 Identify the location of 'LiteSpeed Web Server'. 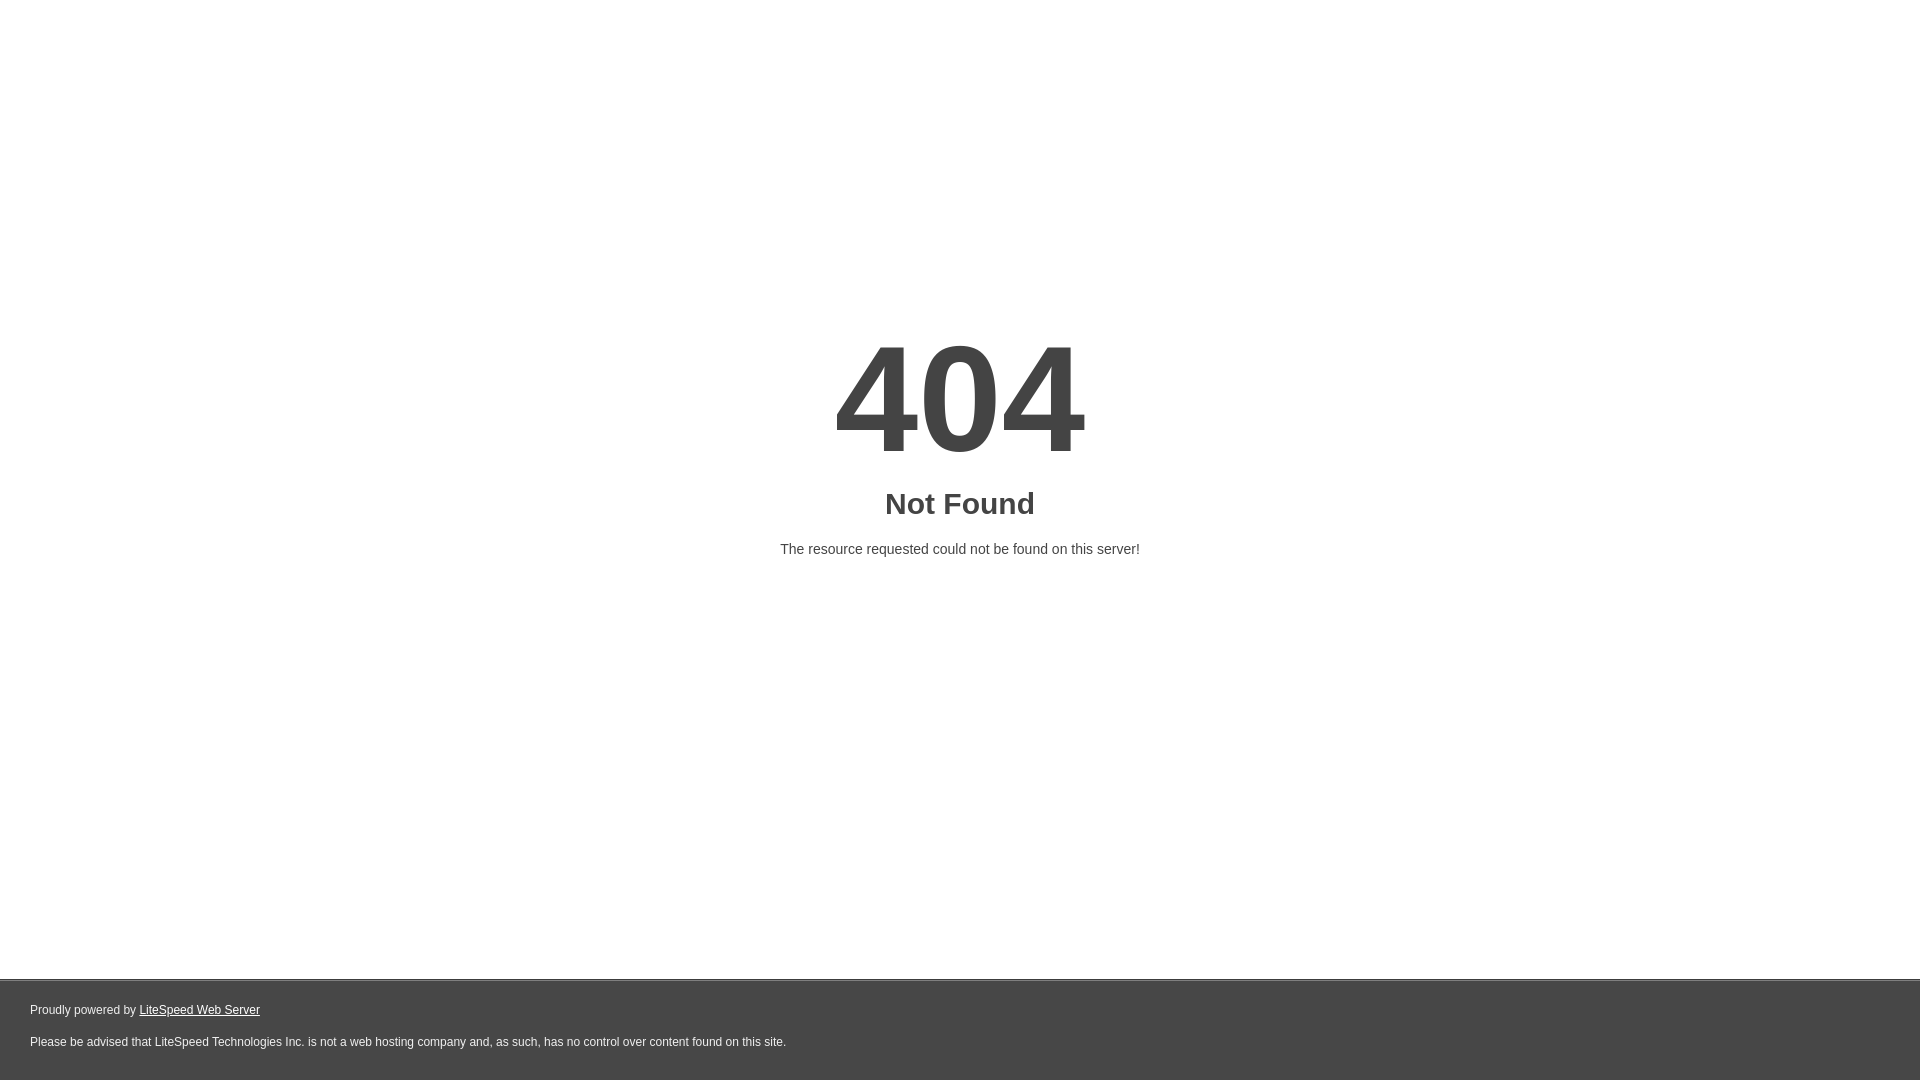
(199, 1010).